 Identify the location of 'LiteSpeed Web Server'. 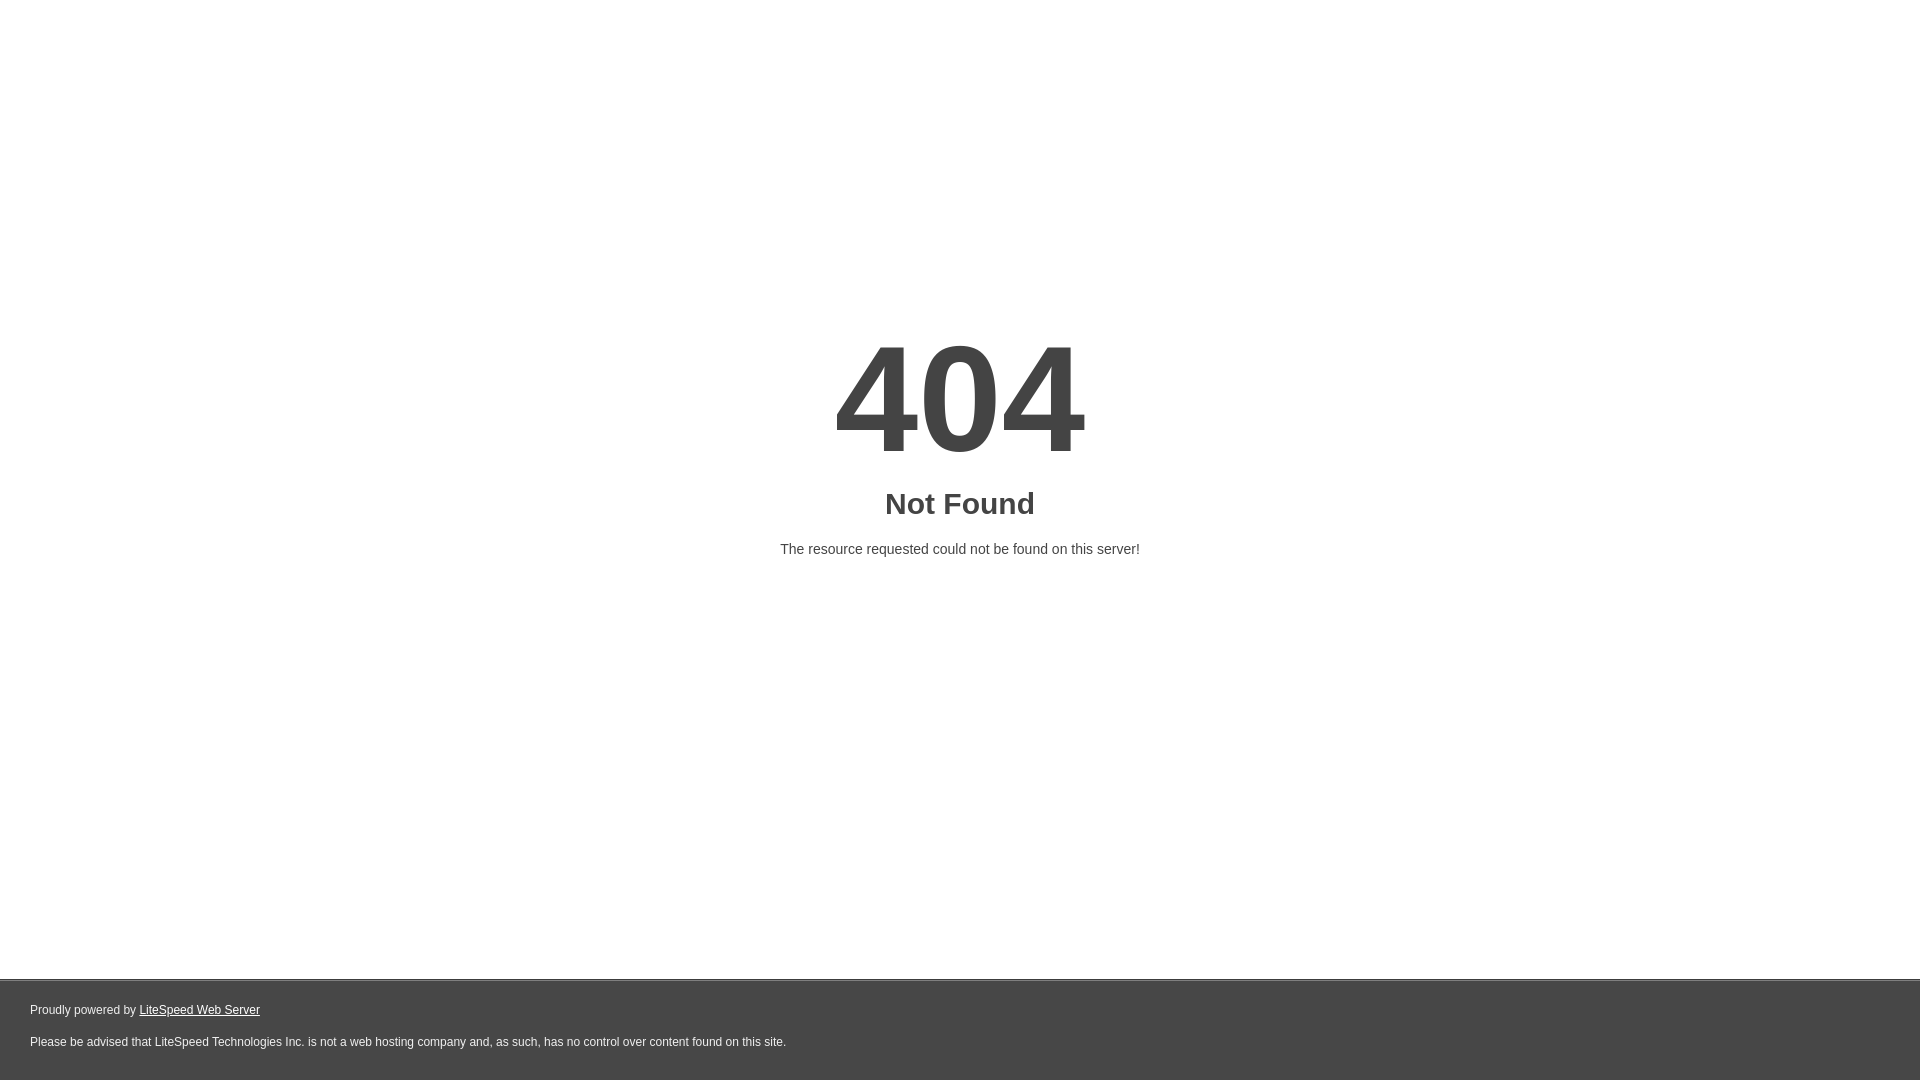
(199, 1010).